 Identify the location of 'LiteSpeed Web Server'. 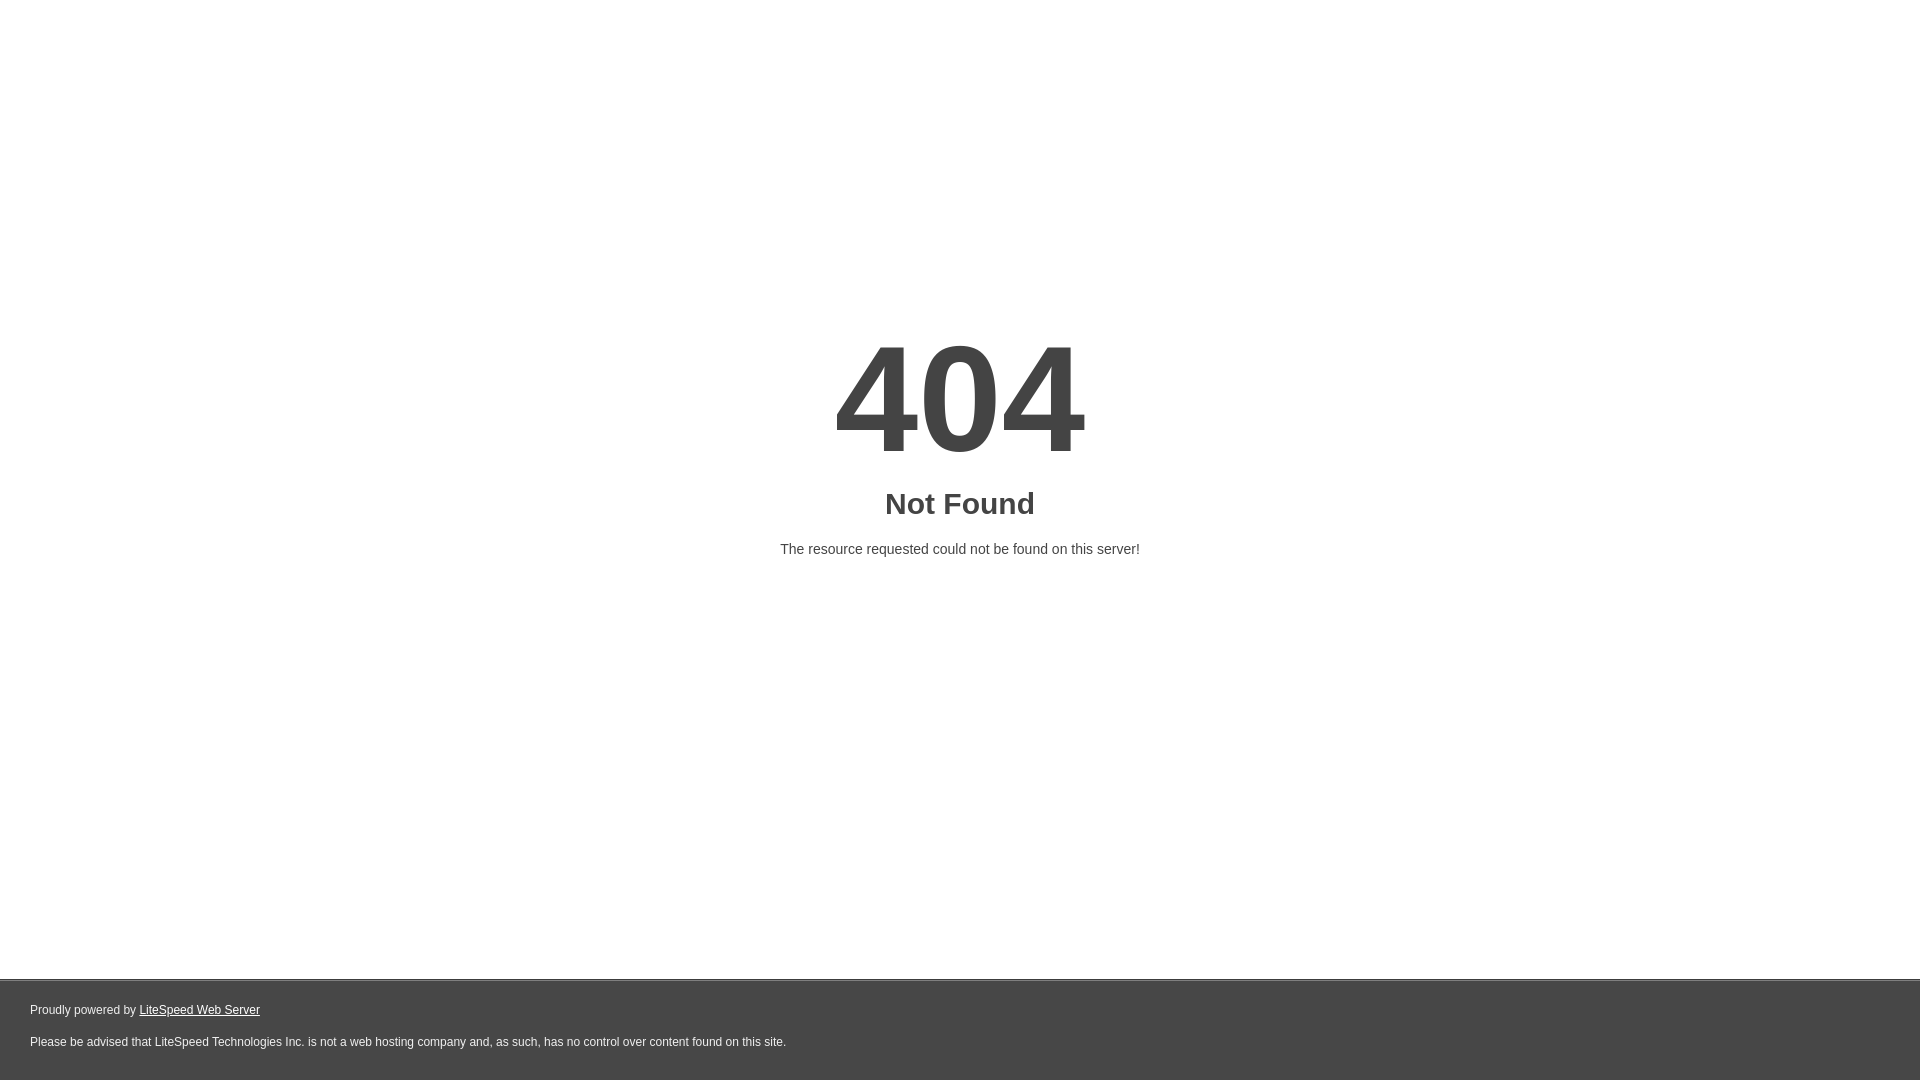
(199, 1010).